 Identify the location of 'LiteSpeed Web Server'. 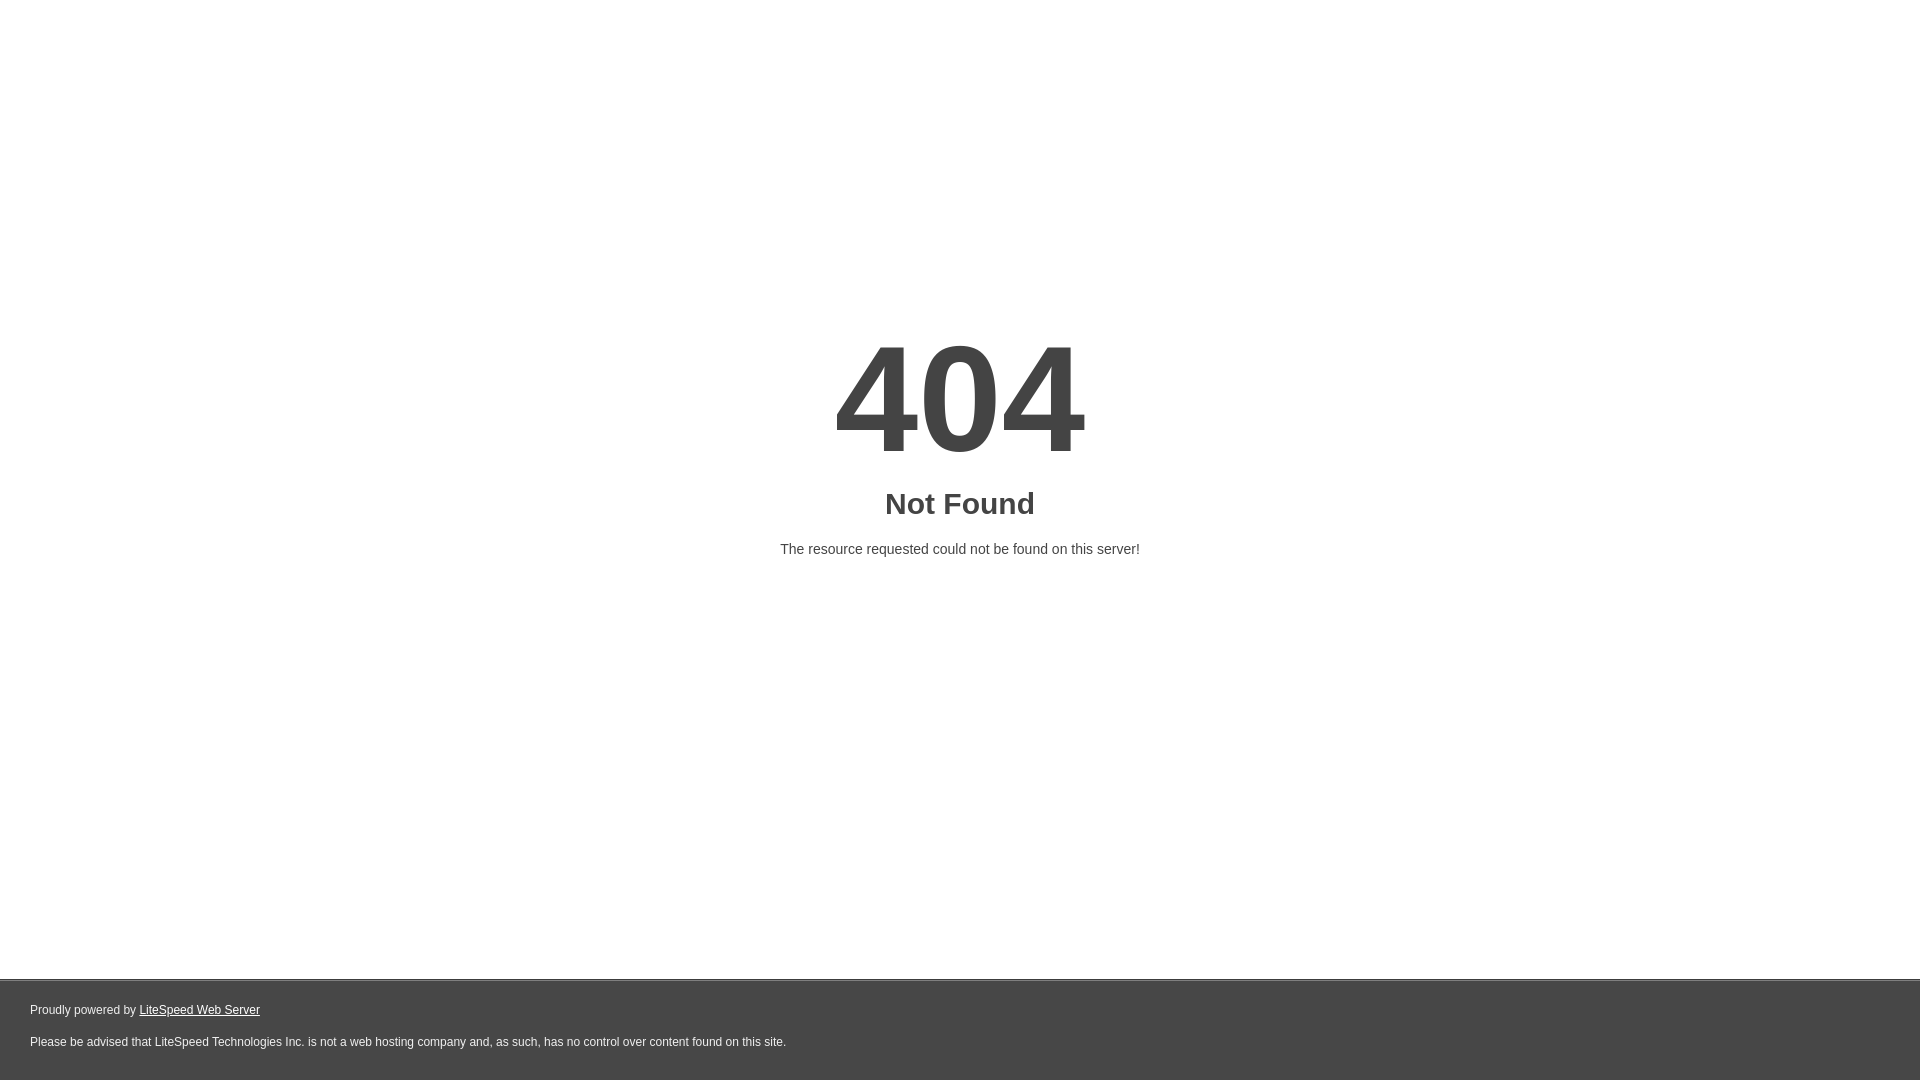
(199, 1010).